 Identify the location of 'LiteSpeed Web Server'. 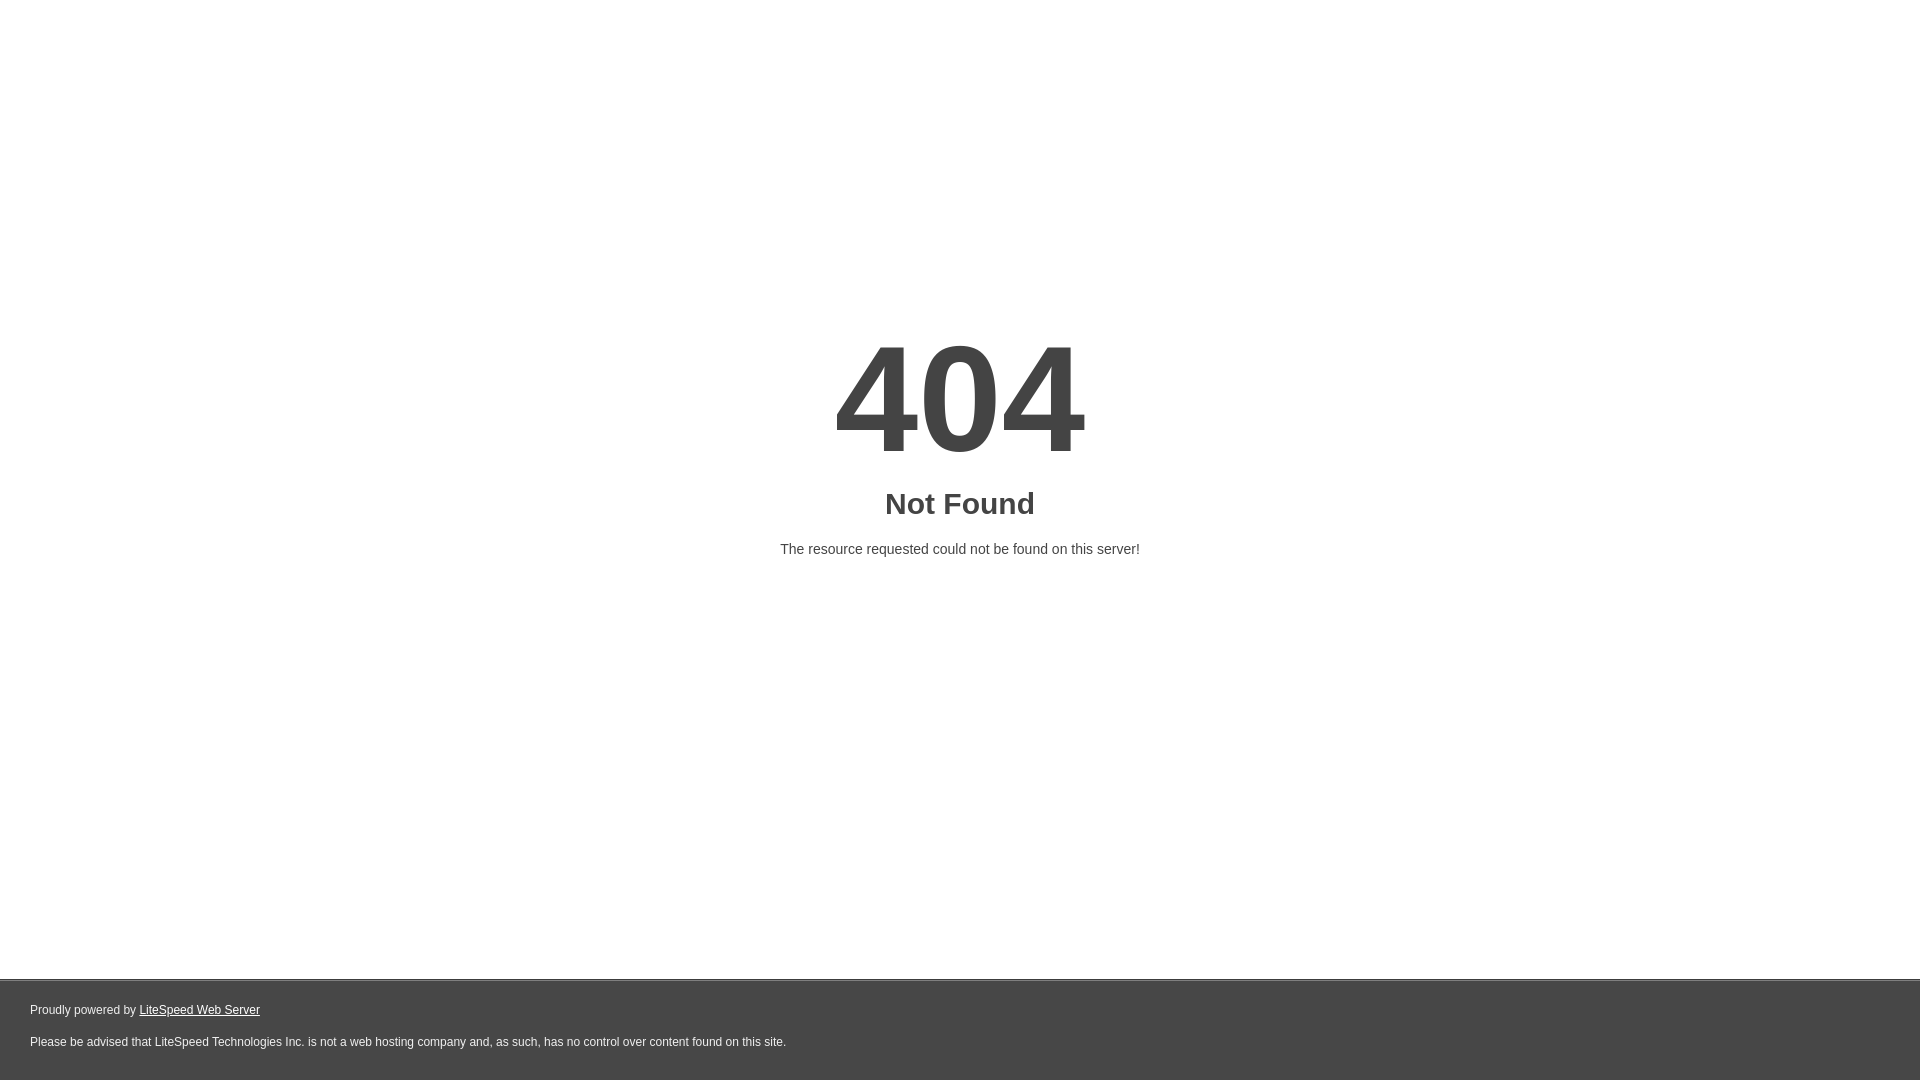
(199, 1010).